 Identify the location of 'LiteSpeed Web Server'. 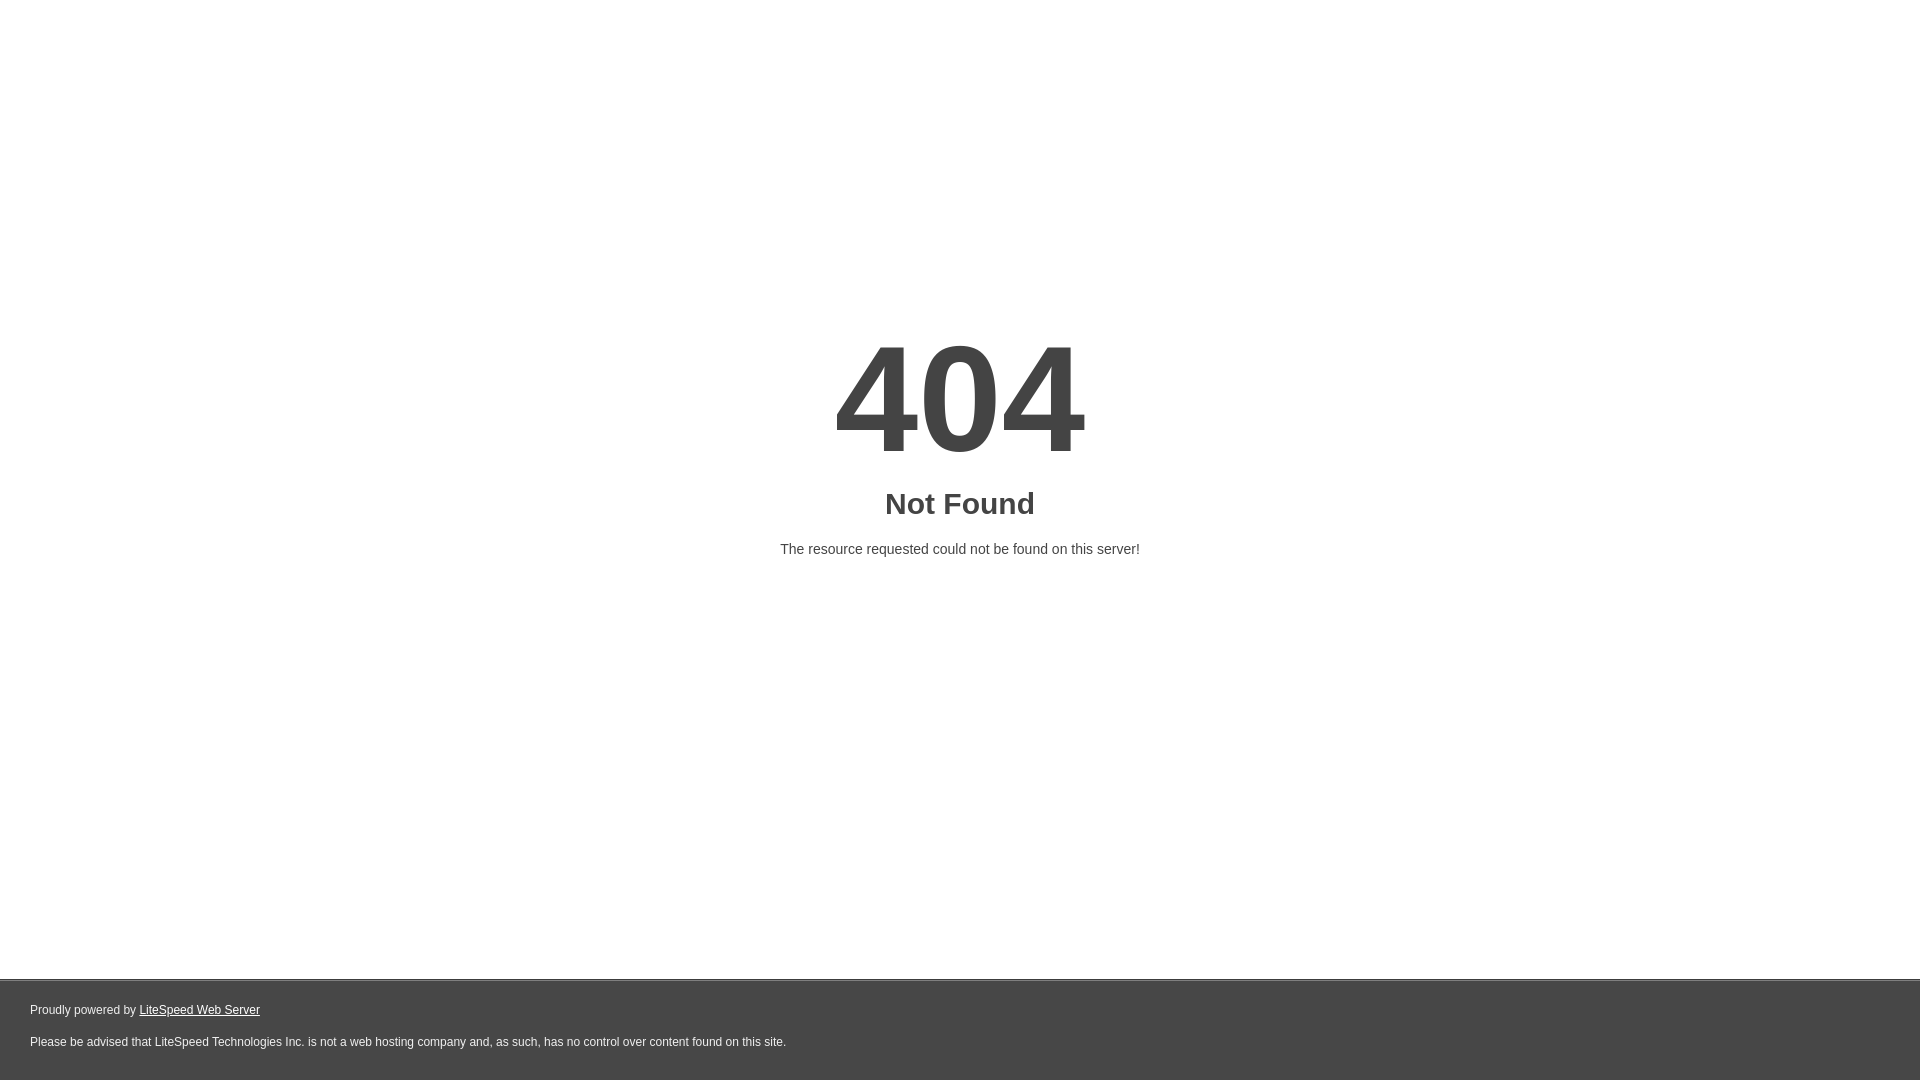
(199, 1010).